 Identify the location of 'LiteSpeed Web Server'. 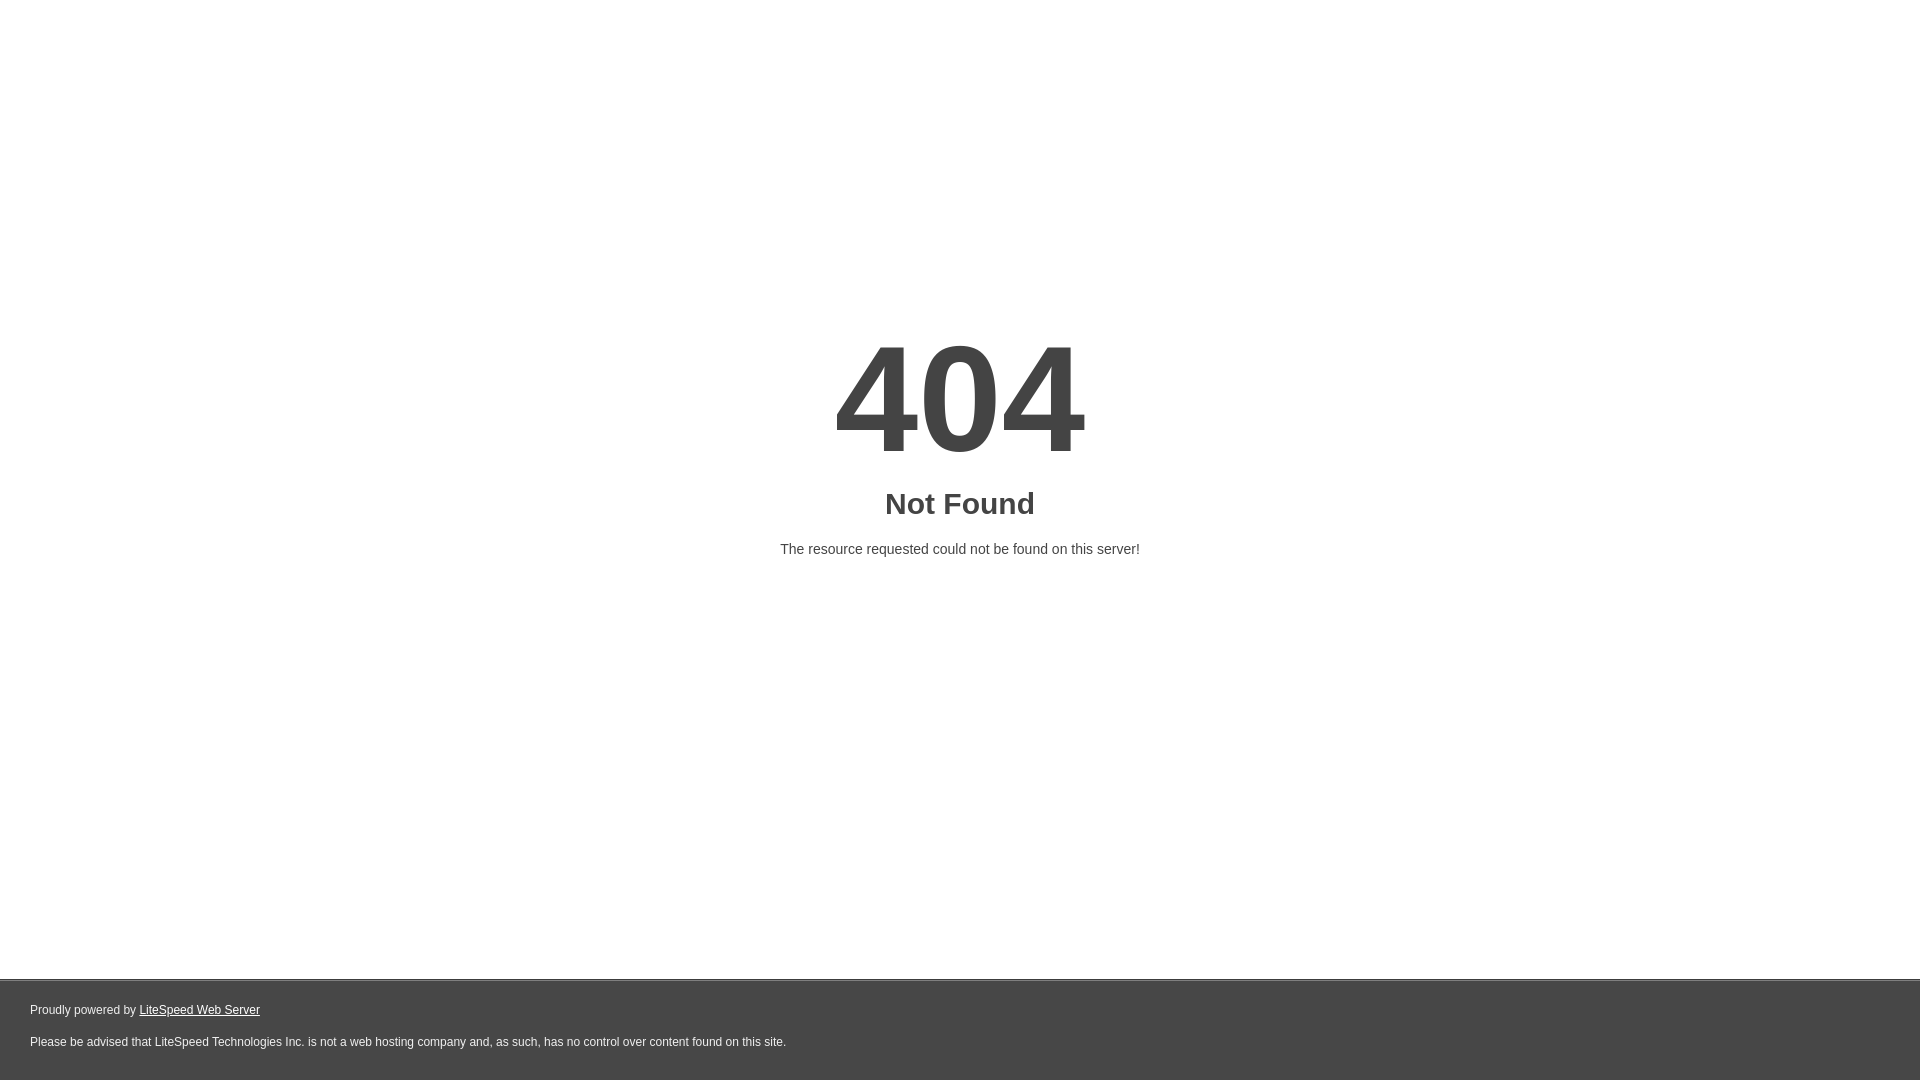
(199, 1010).